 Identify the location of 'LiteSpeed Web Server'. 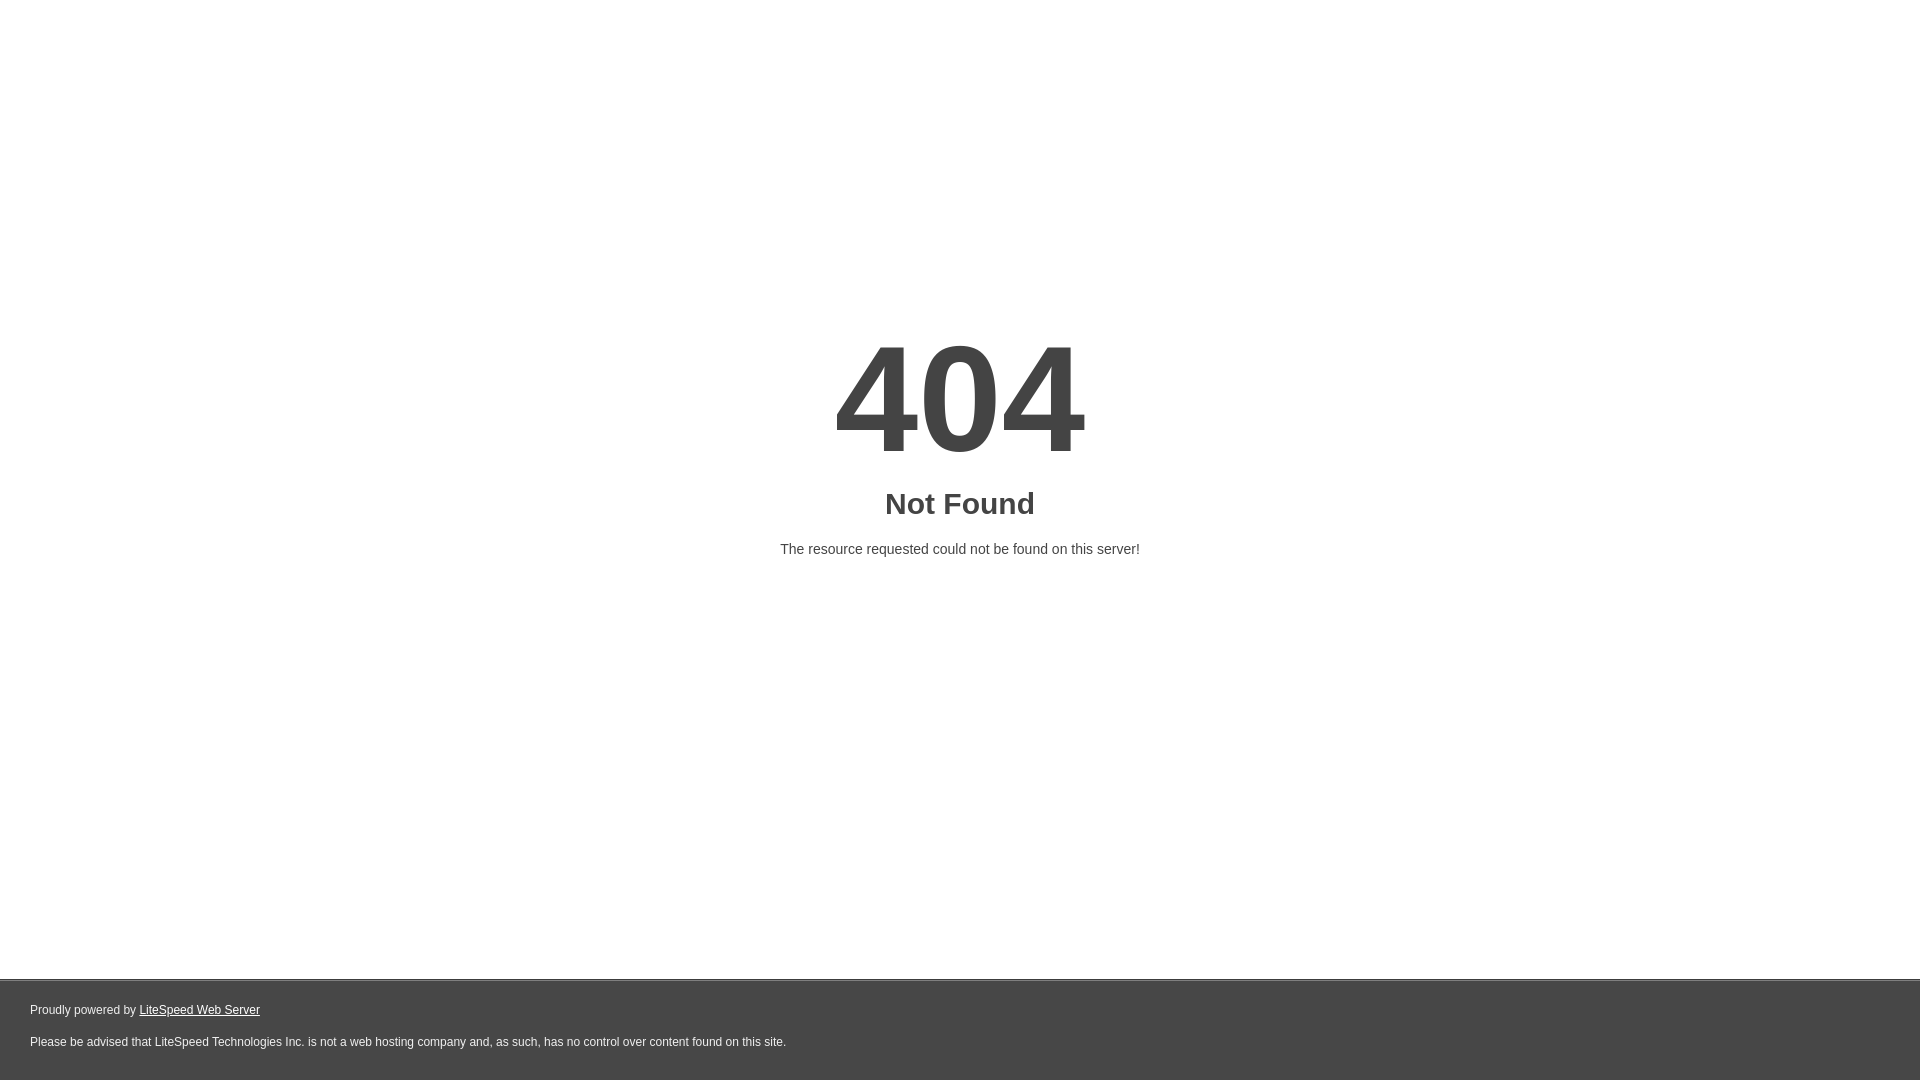
(199, 1010).